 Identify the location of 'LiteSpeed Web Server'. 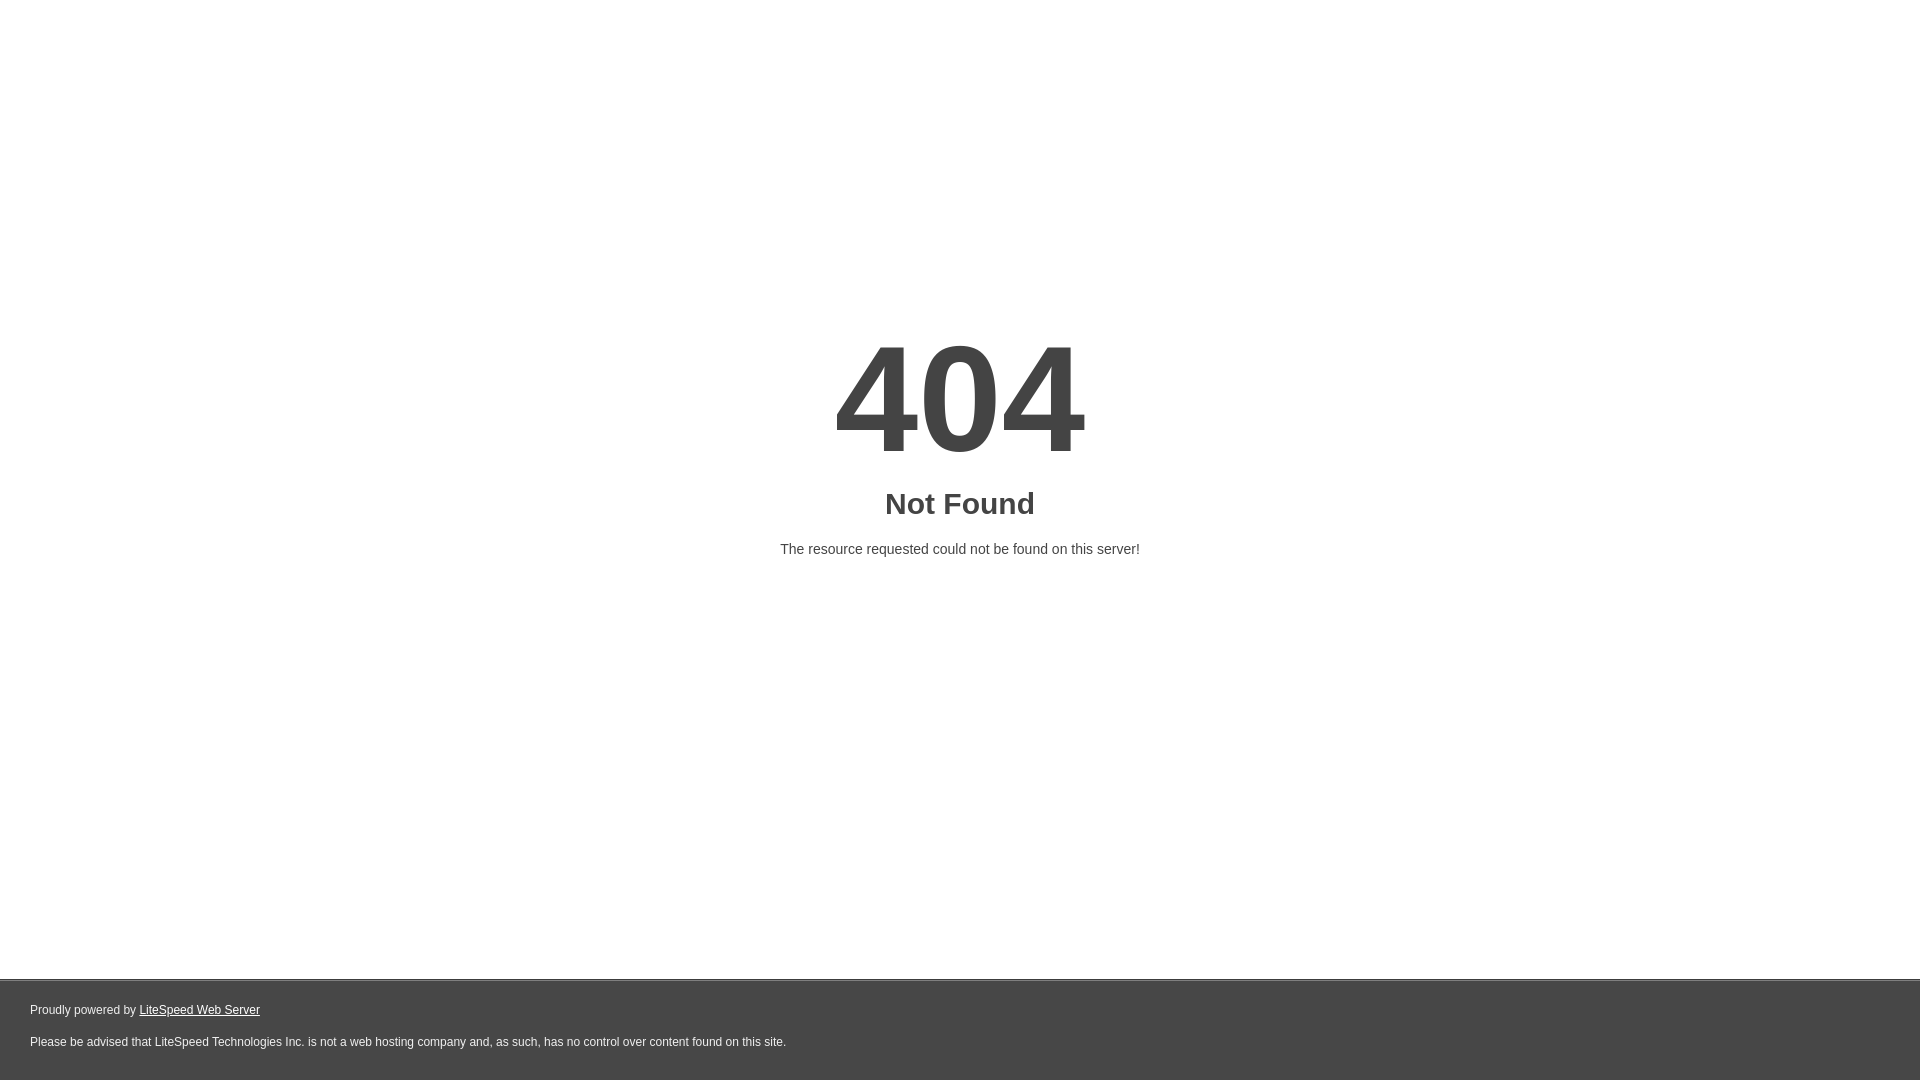
(199, 1010).